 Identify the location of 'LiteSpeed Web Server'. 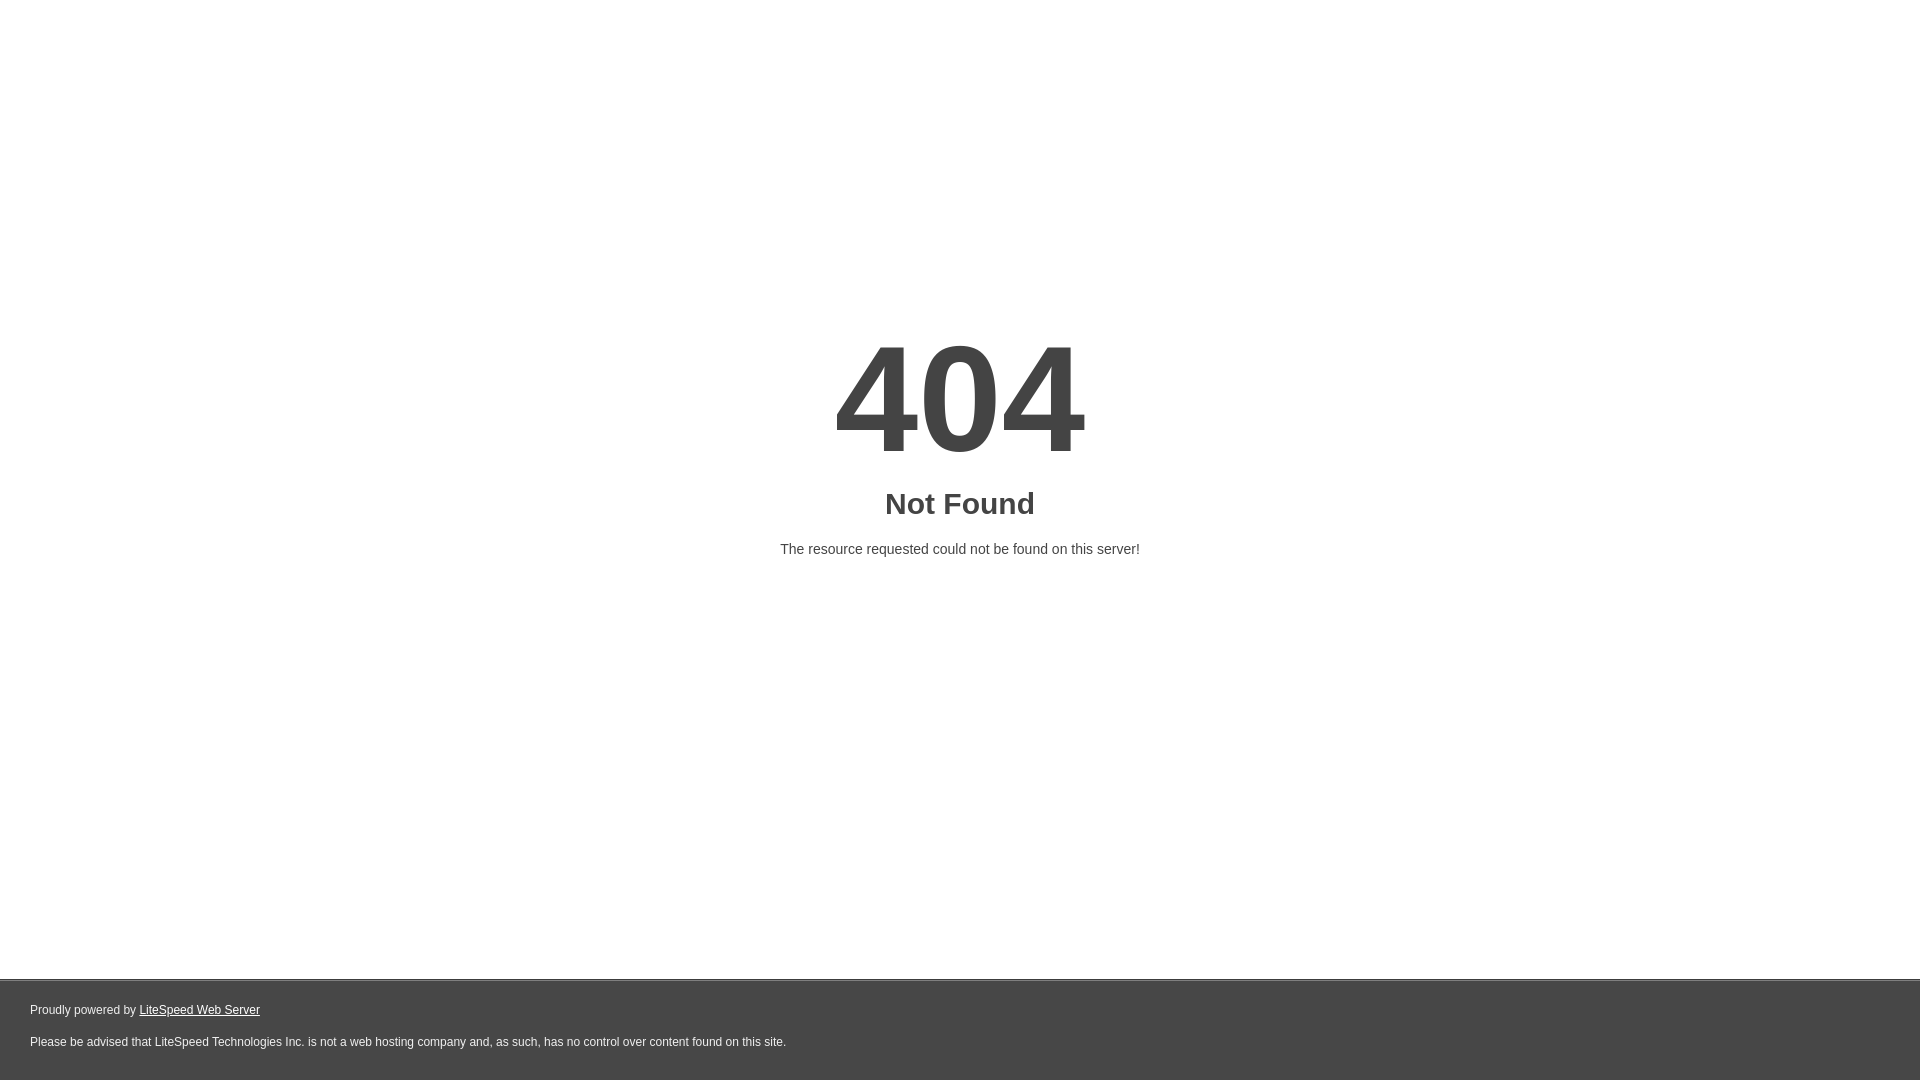
(199, 1010).